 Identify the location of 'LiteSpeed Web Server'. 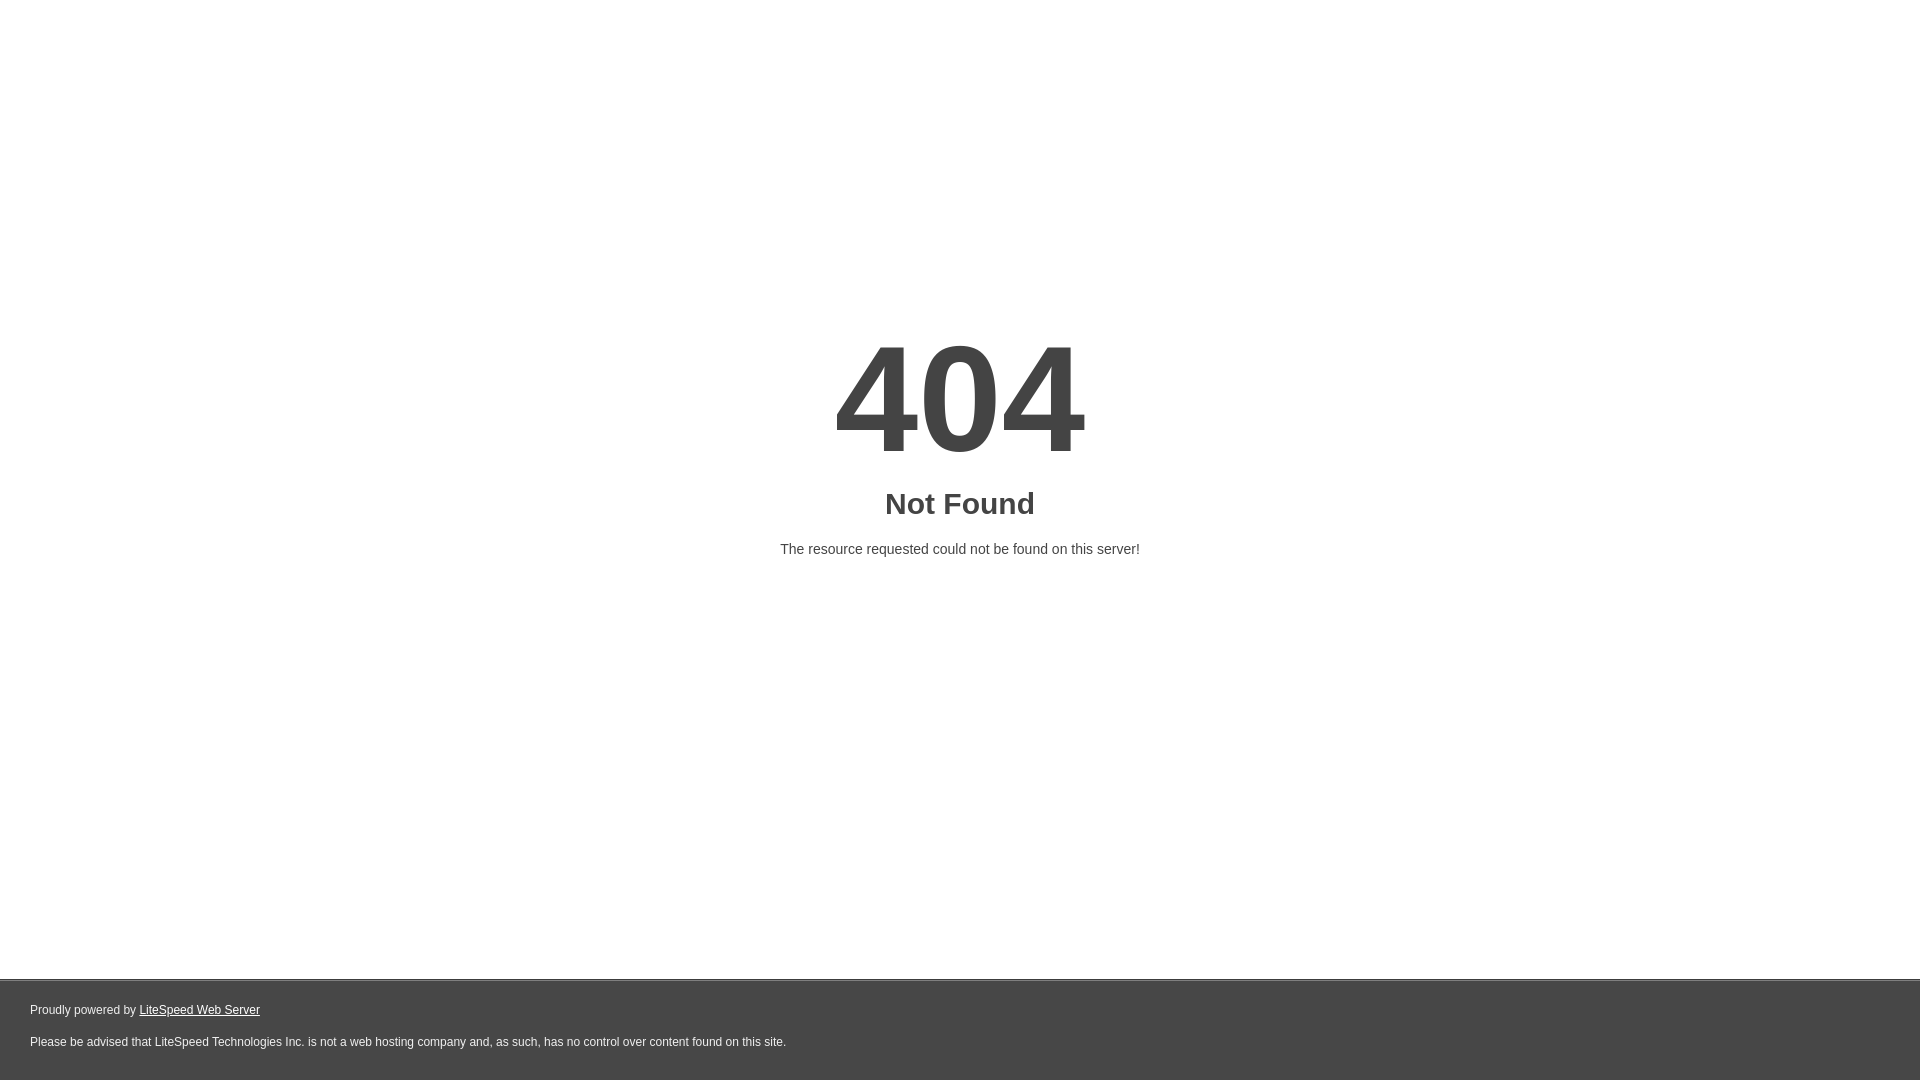
(199, 1010).